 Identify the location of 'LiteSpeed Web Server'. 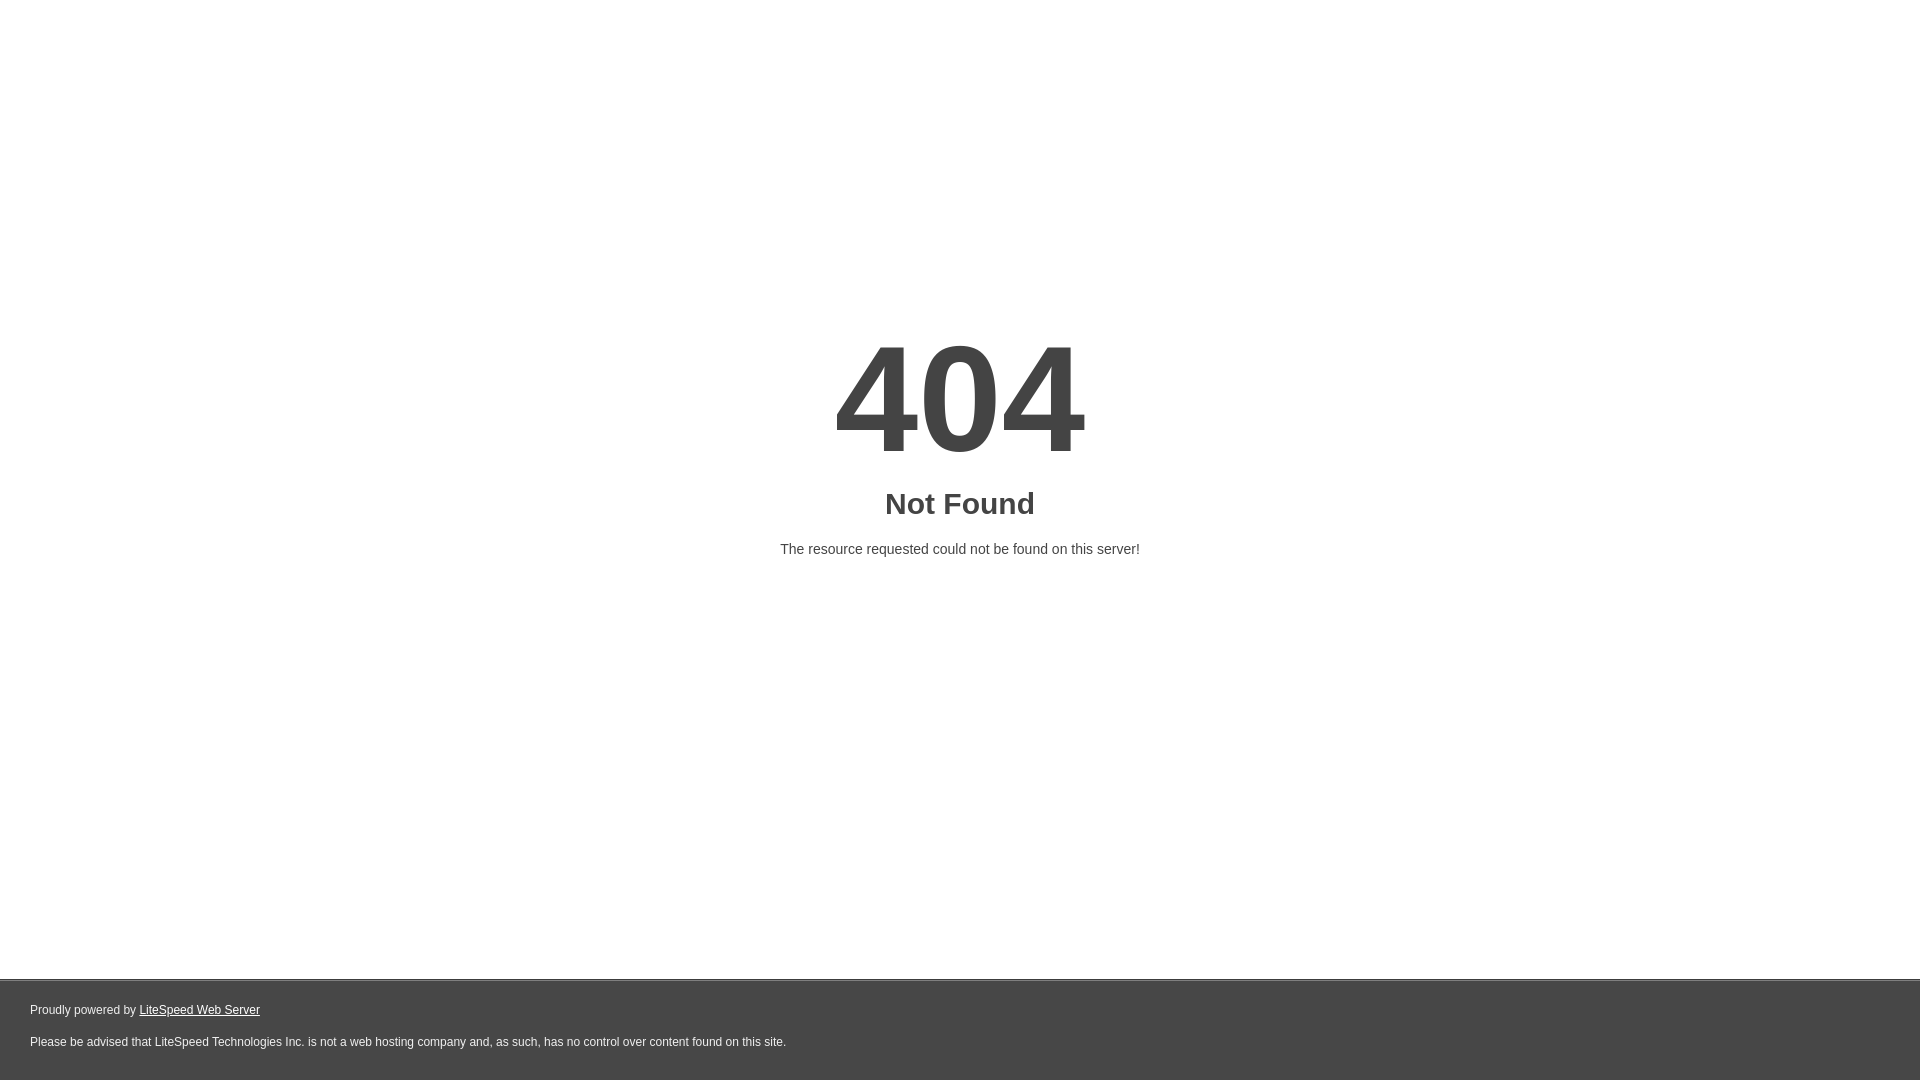
(199, 1010).